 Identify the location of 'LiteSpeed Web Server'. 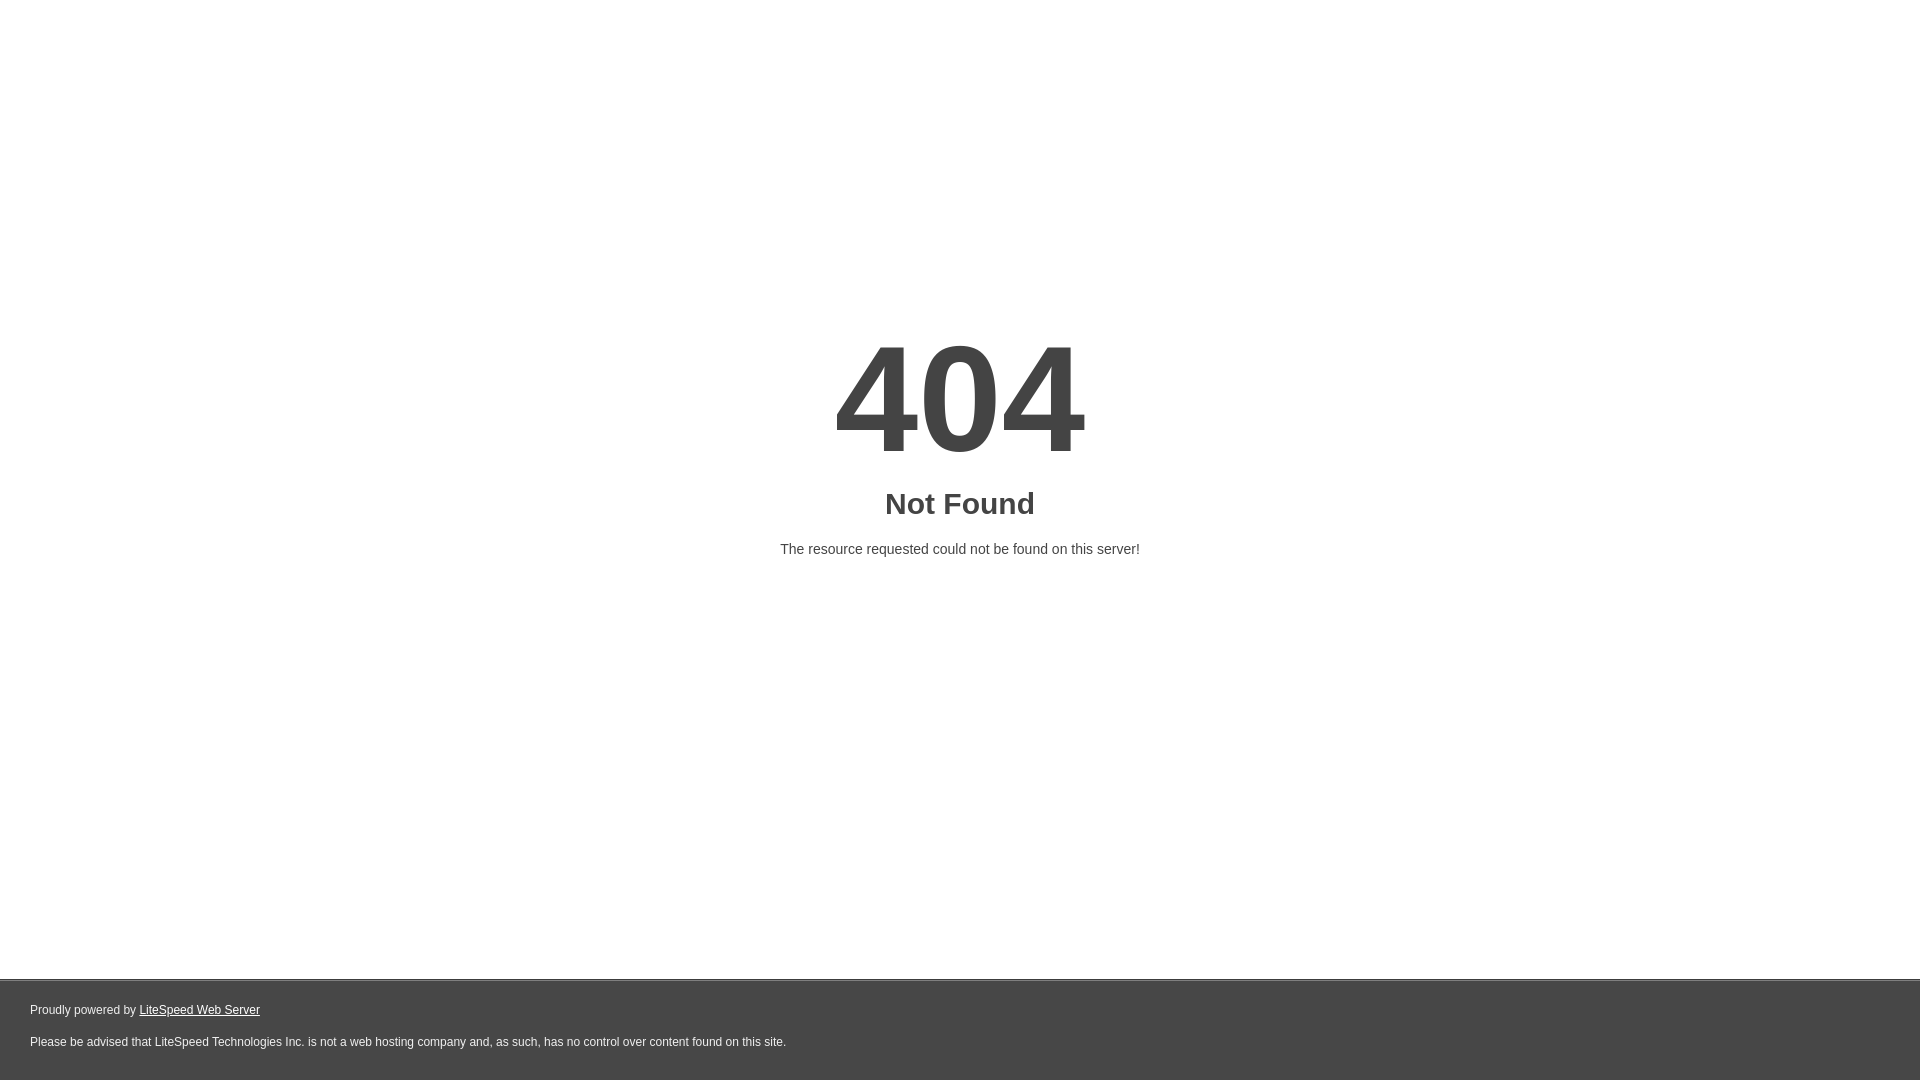
(199, 1010).